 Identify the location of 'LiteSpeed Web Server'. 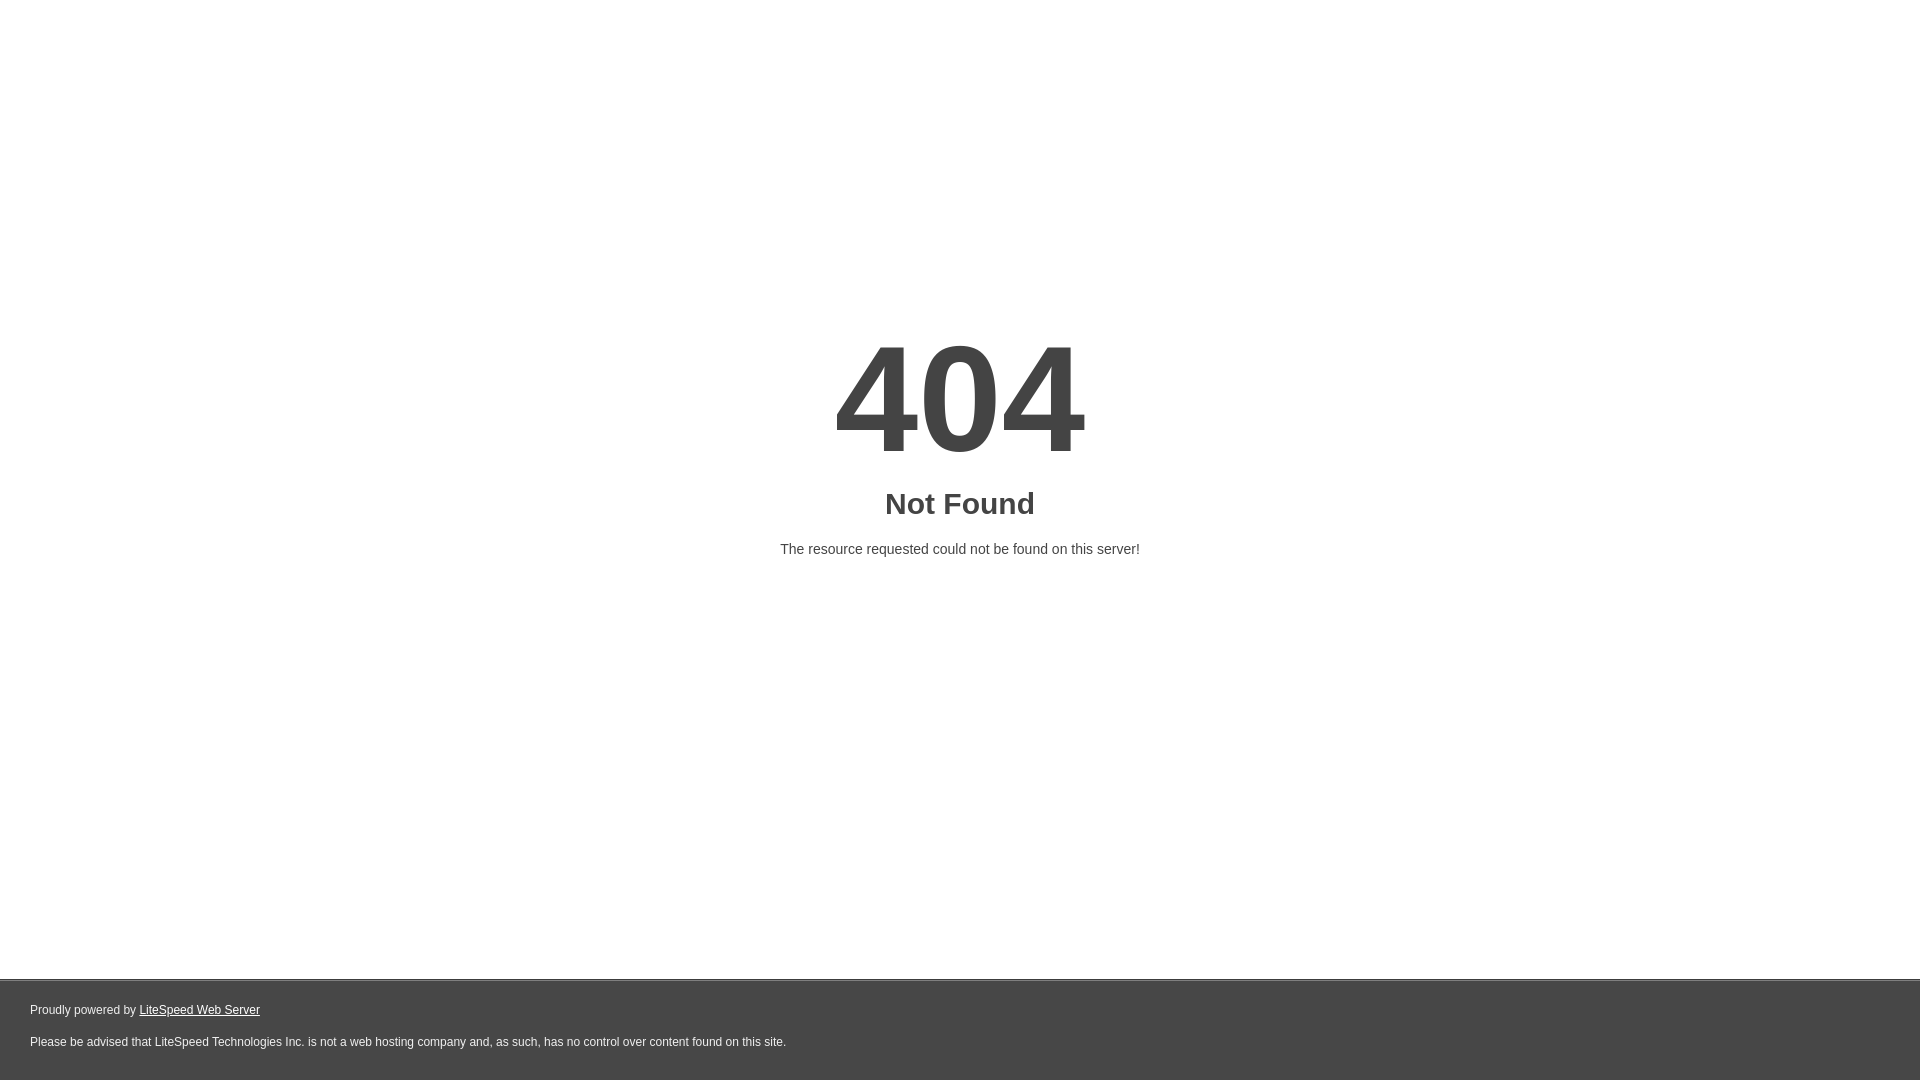
(199, 1010).